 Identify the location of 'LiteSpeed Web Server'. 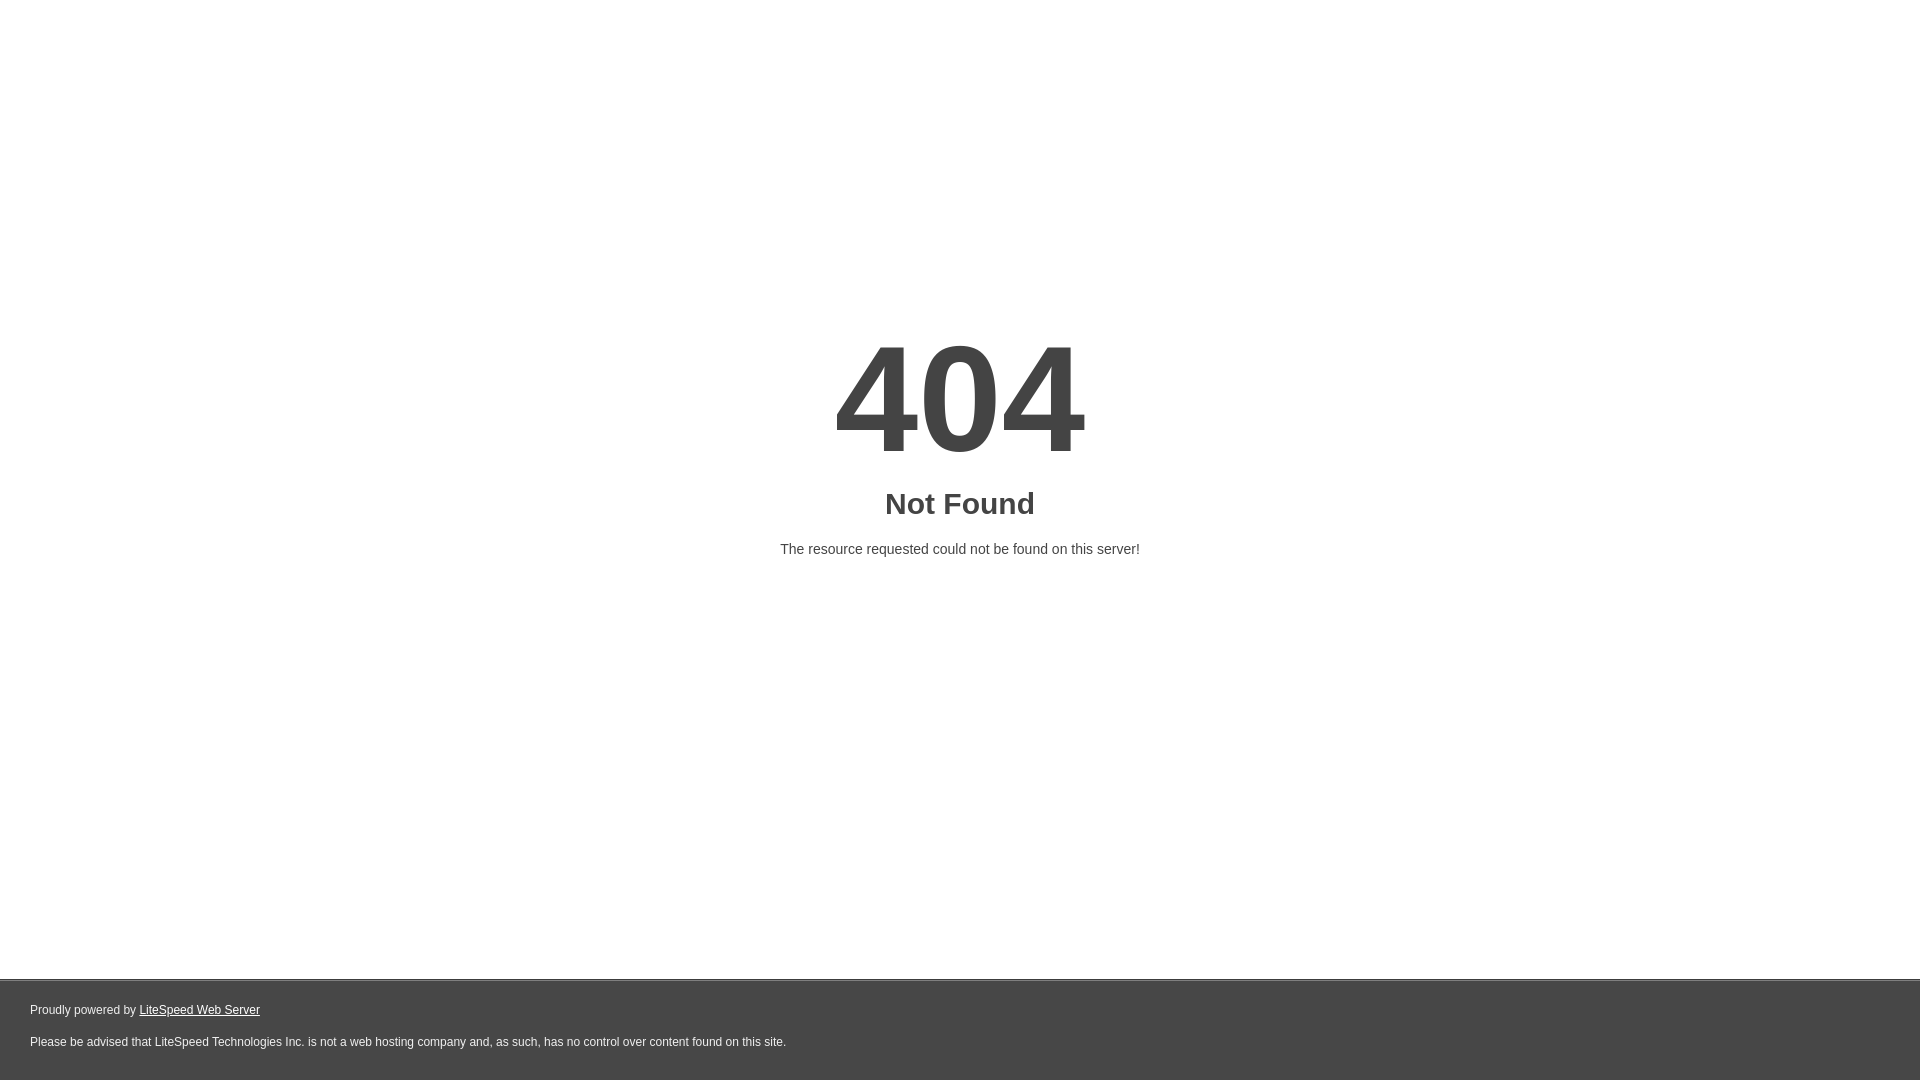
(199, 1010).